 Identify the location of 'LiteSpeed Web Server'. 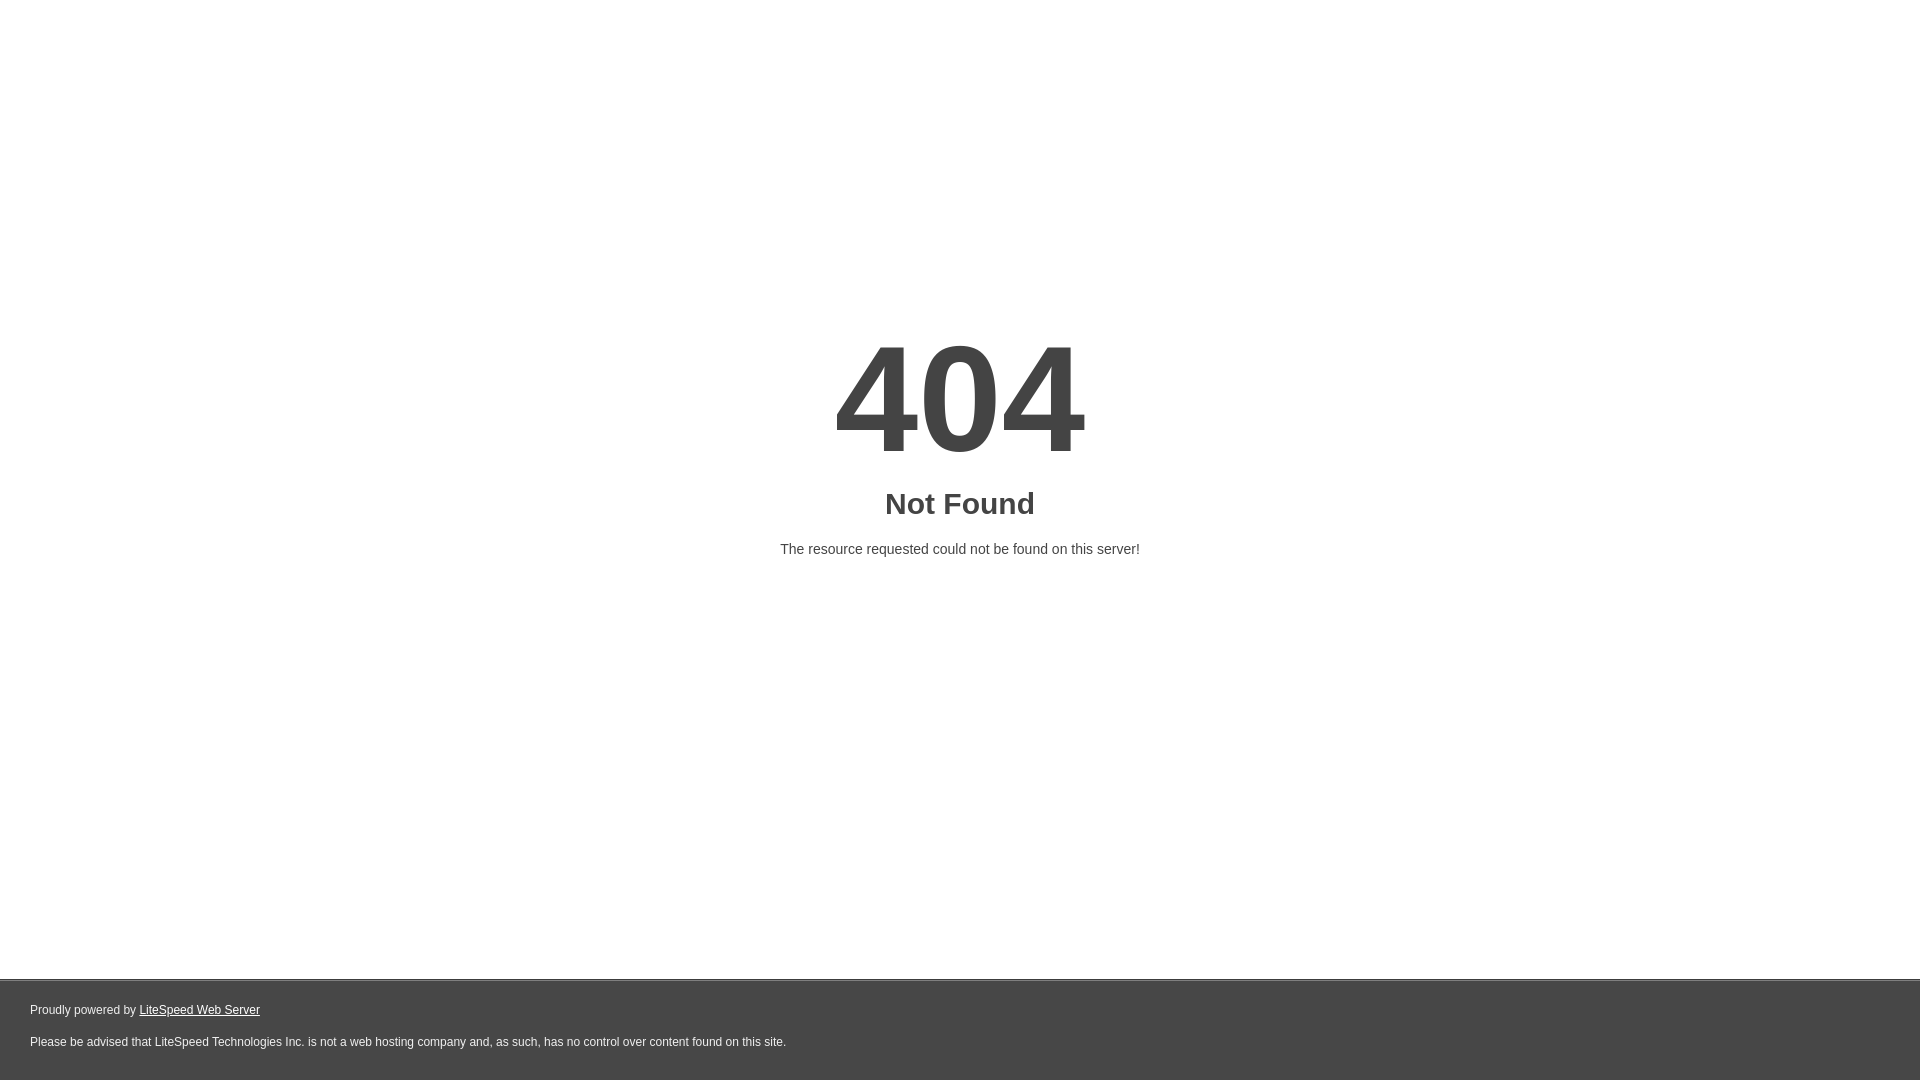
(199, 1010).